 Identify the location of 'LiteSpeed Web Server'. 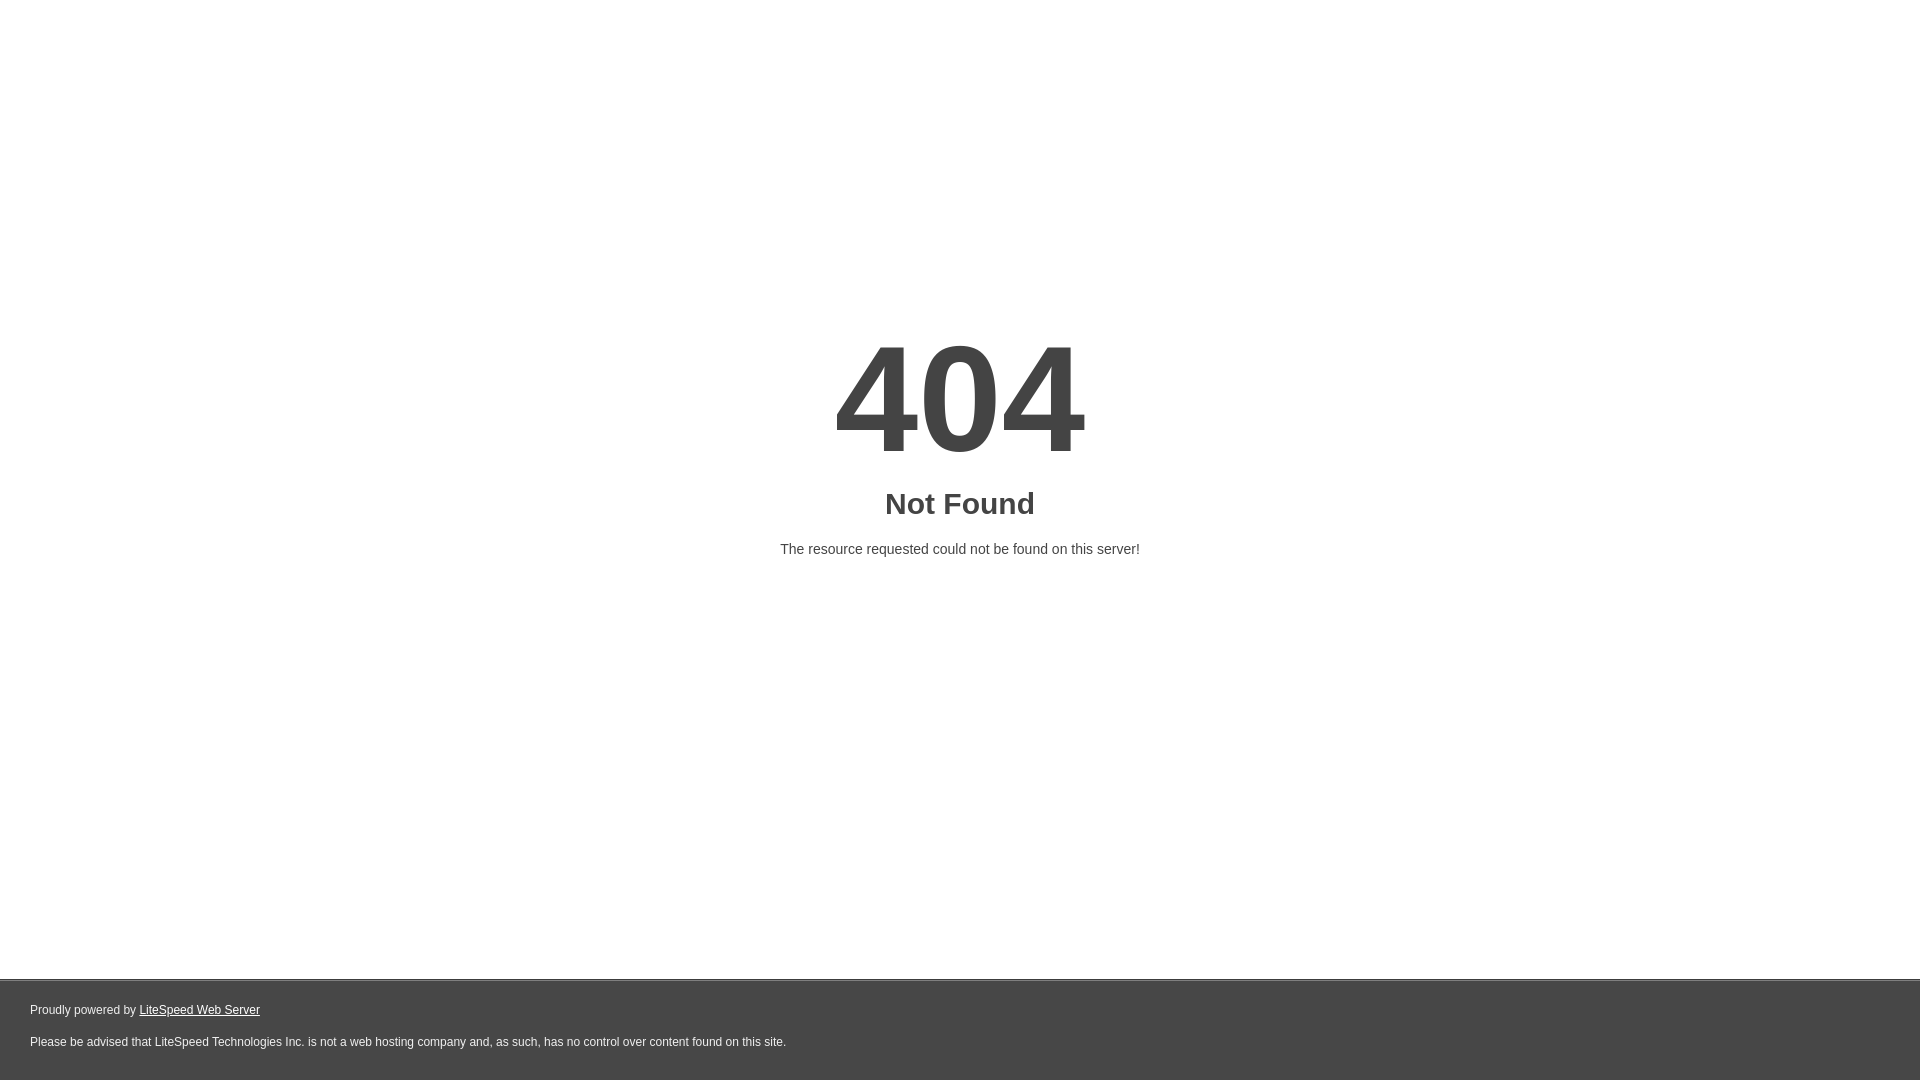
(199, 1010).